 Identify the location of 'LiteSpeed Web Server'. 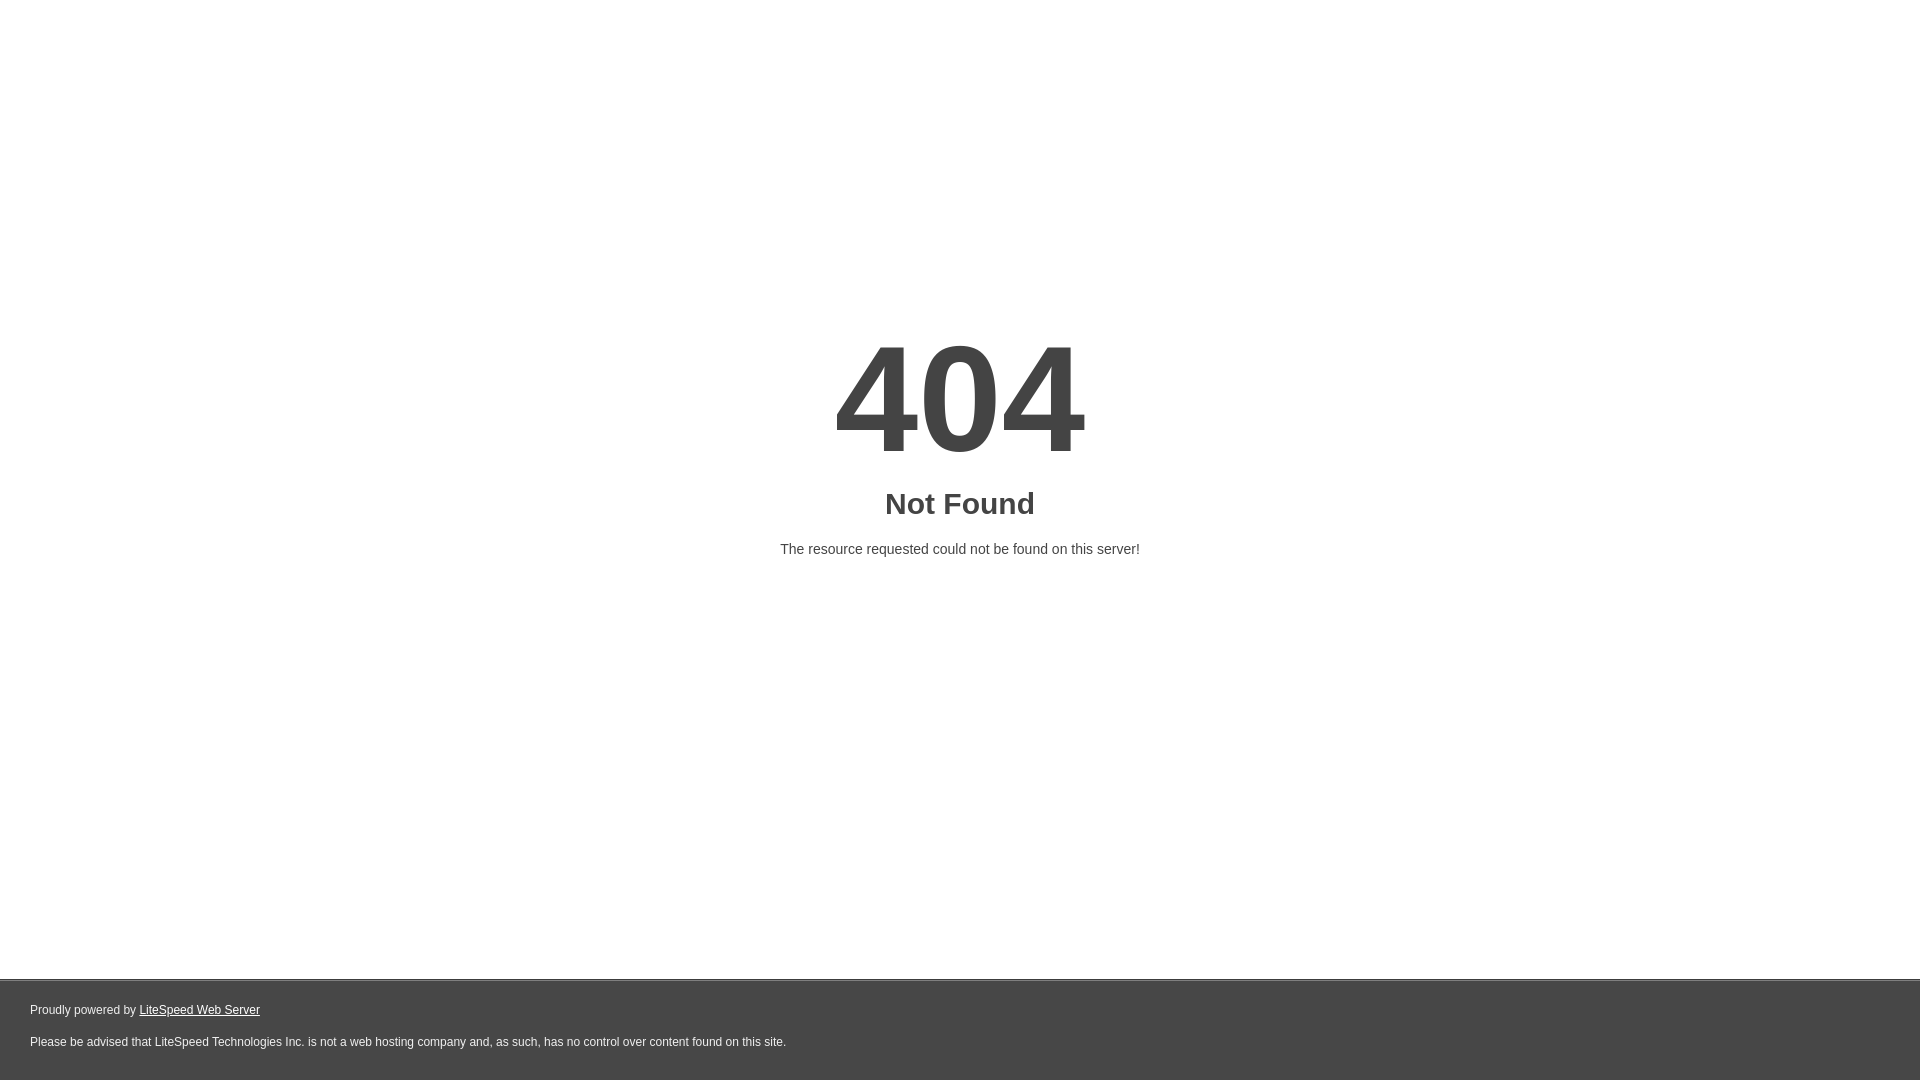
(199, 1010).